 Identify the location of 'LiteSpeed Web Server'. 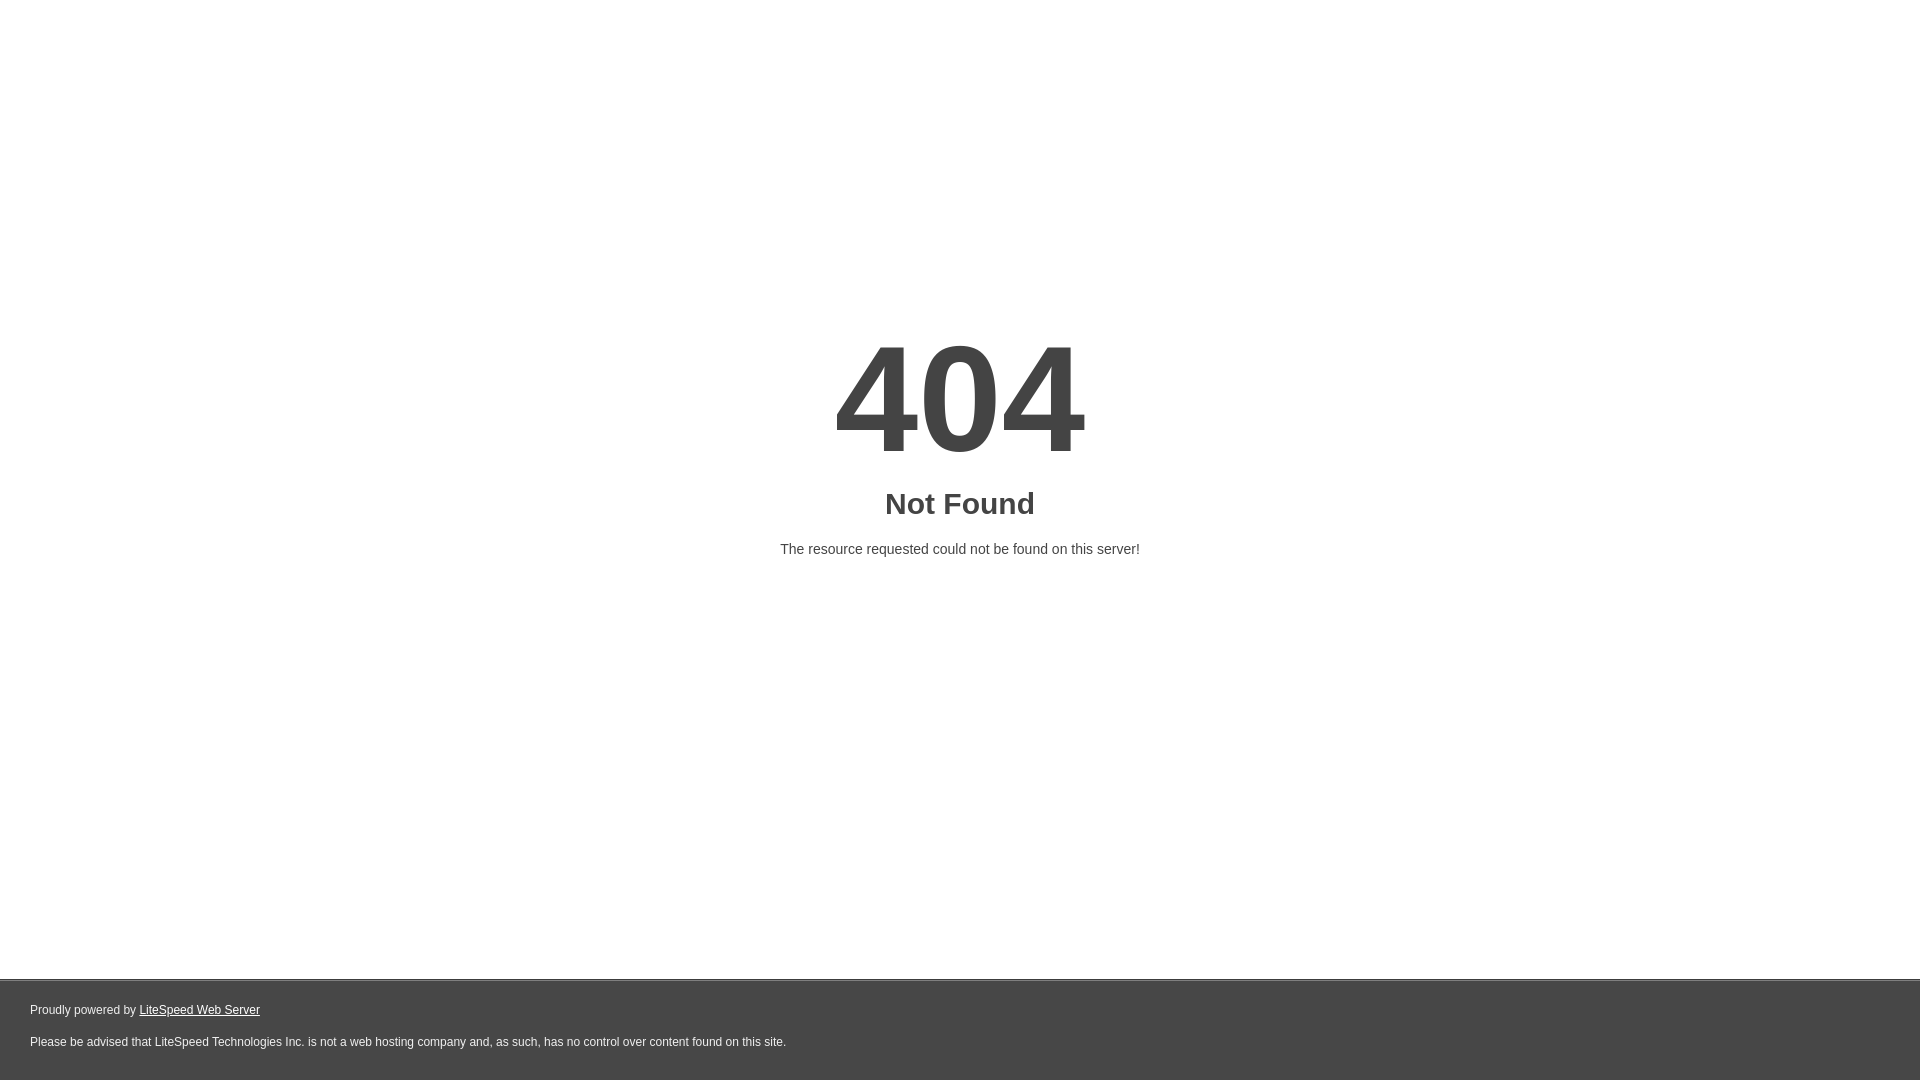
(199, 1010).